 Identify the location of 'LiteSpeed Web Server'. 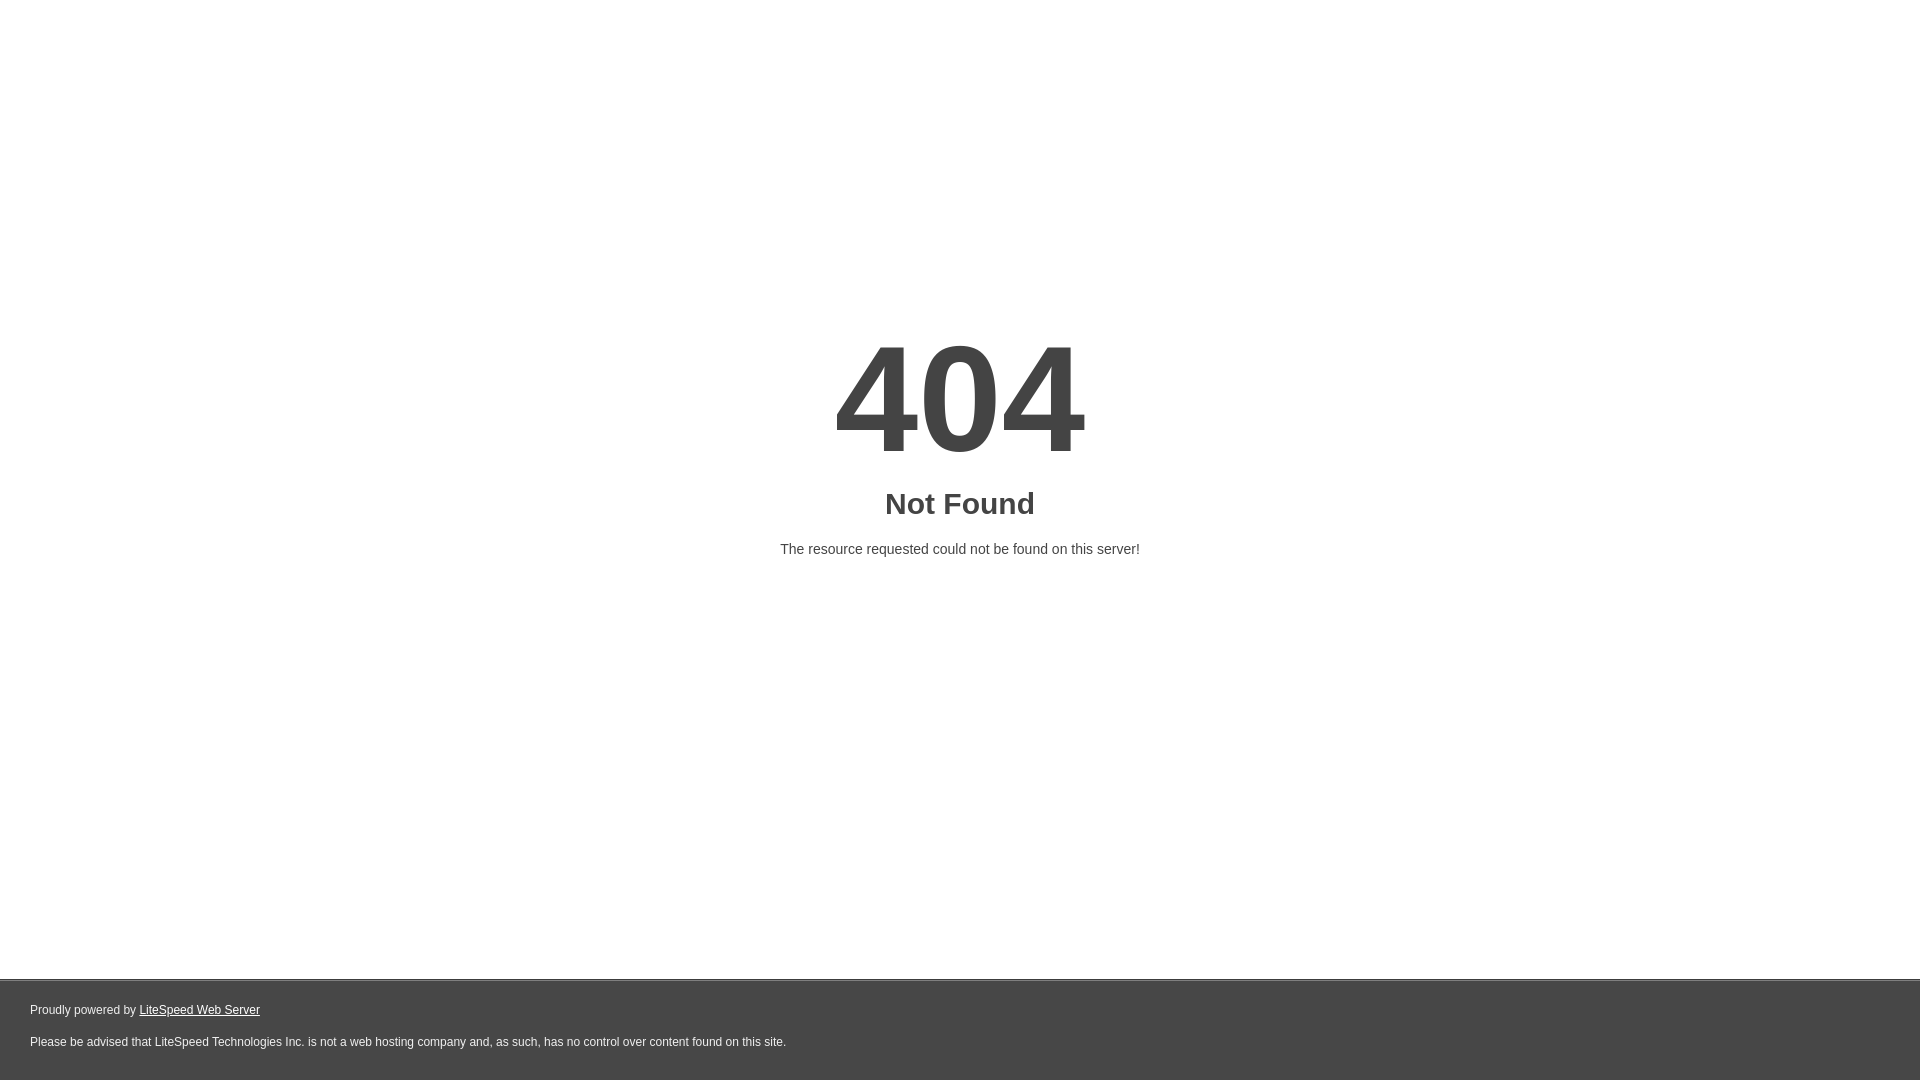
(199, 1010).